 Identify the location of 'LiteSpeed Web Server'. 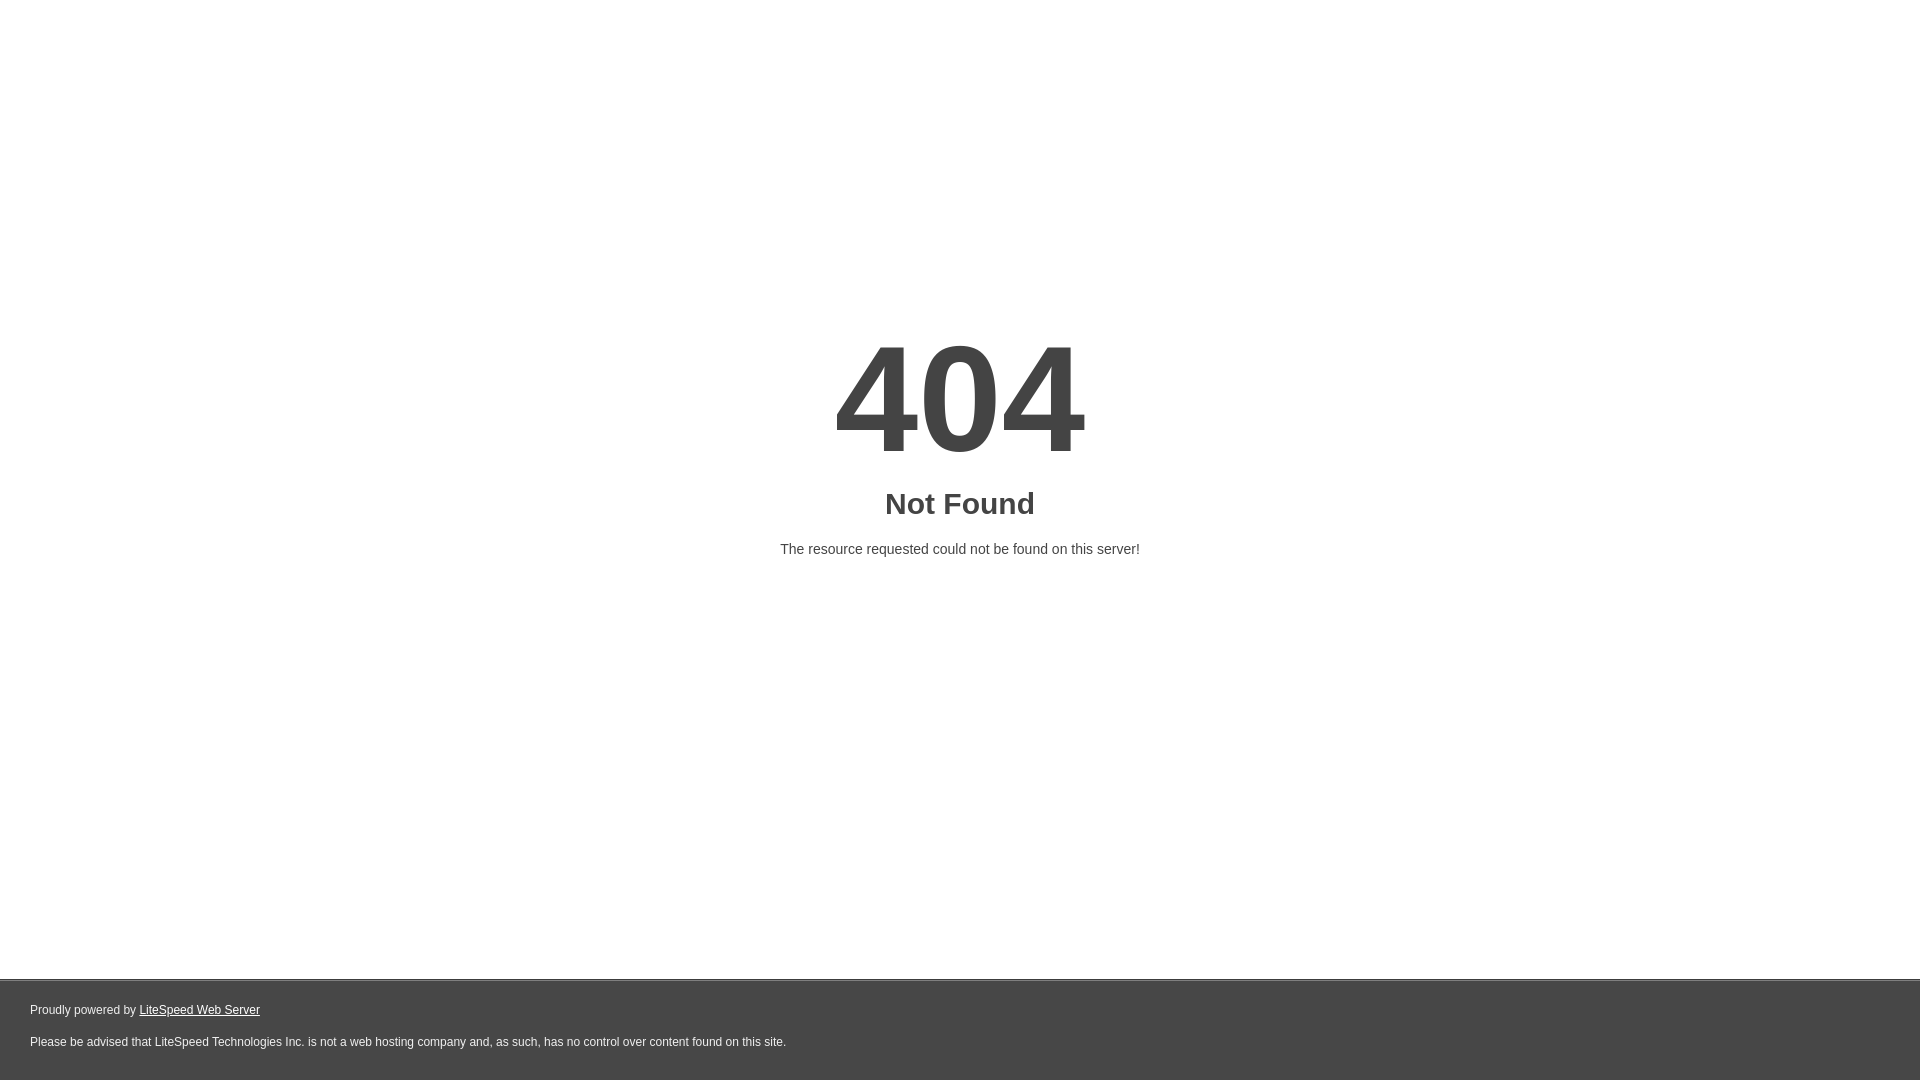
(199, 1010).